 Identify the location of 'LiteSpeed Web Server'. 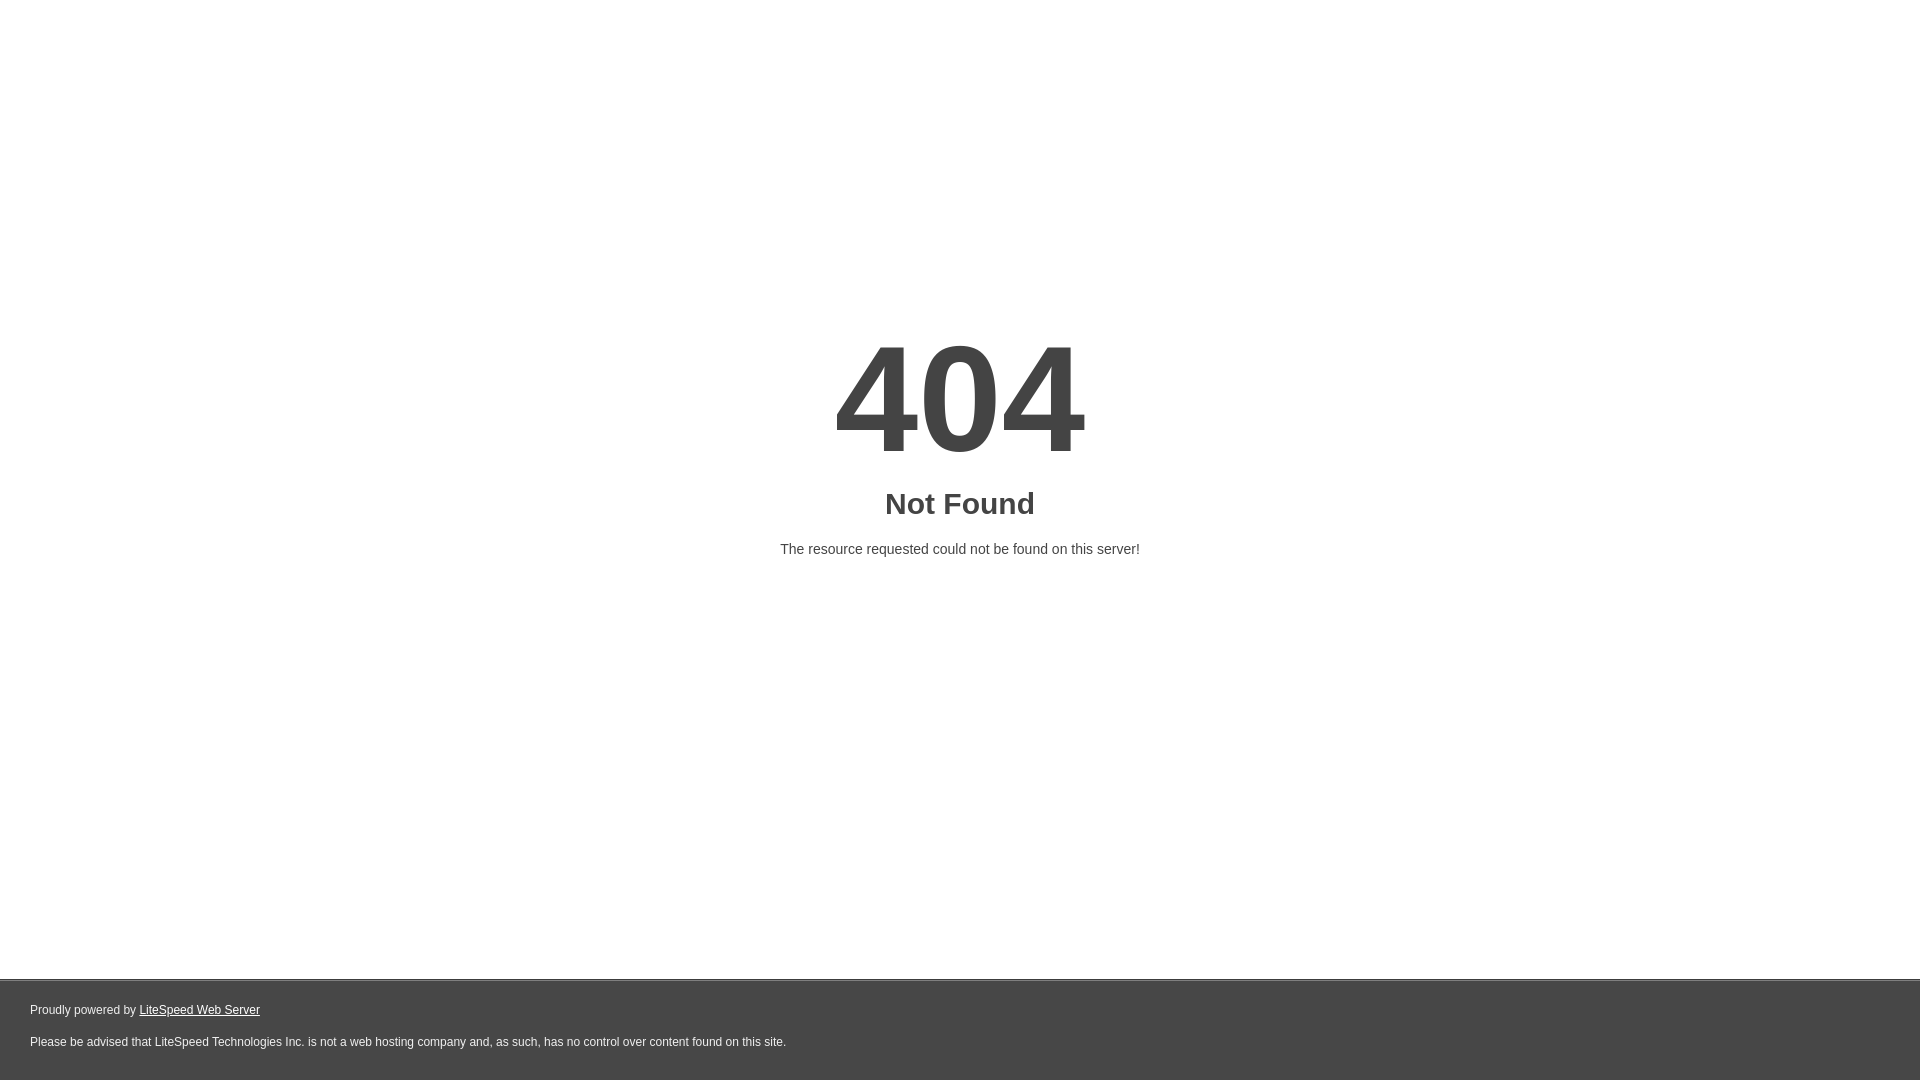
(199, 1010).